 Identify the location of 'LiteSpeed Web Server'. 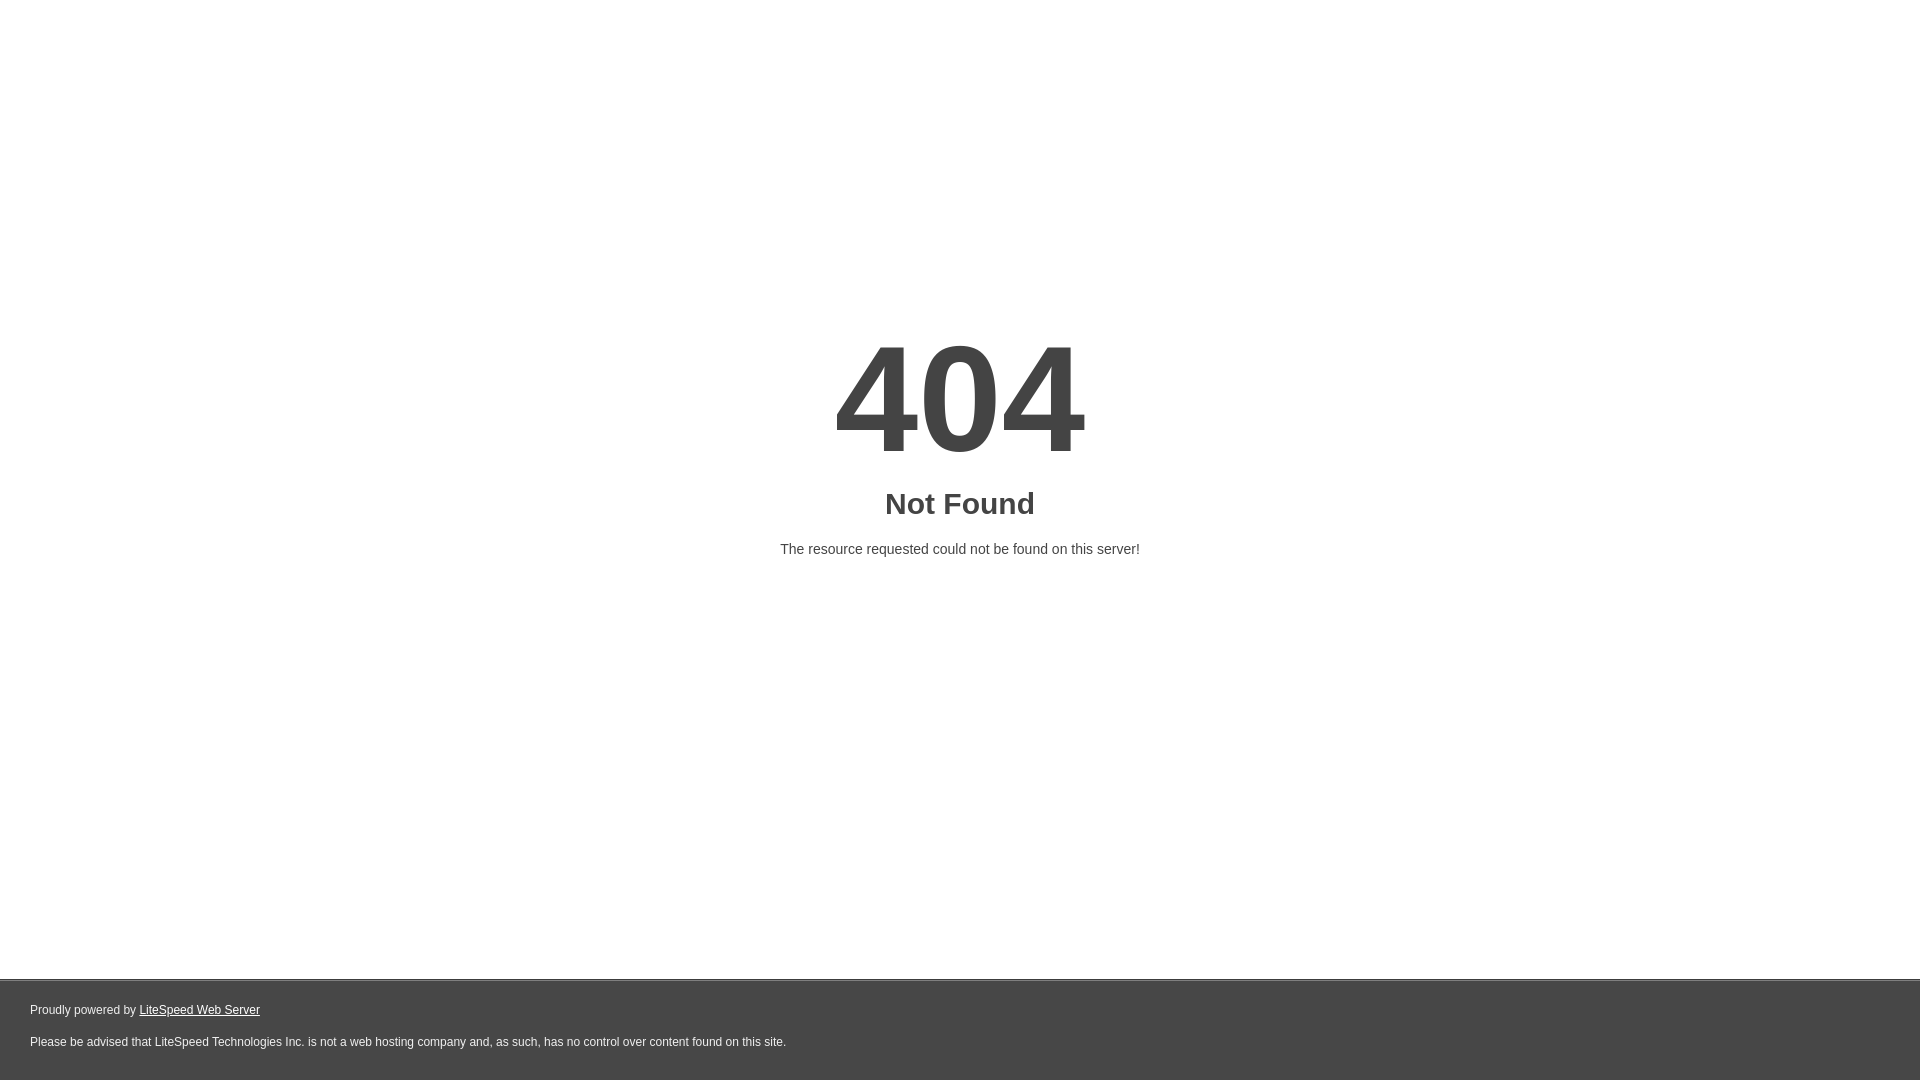
(199, 1010).